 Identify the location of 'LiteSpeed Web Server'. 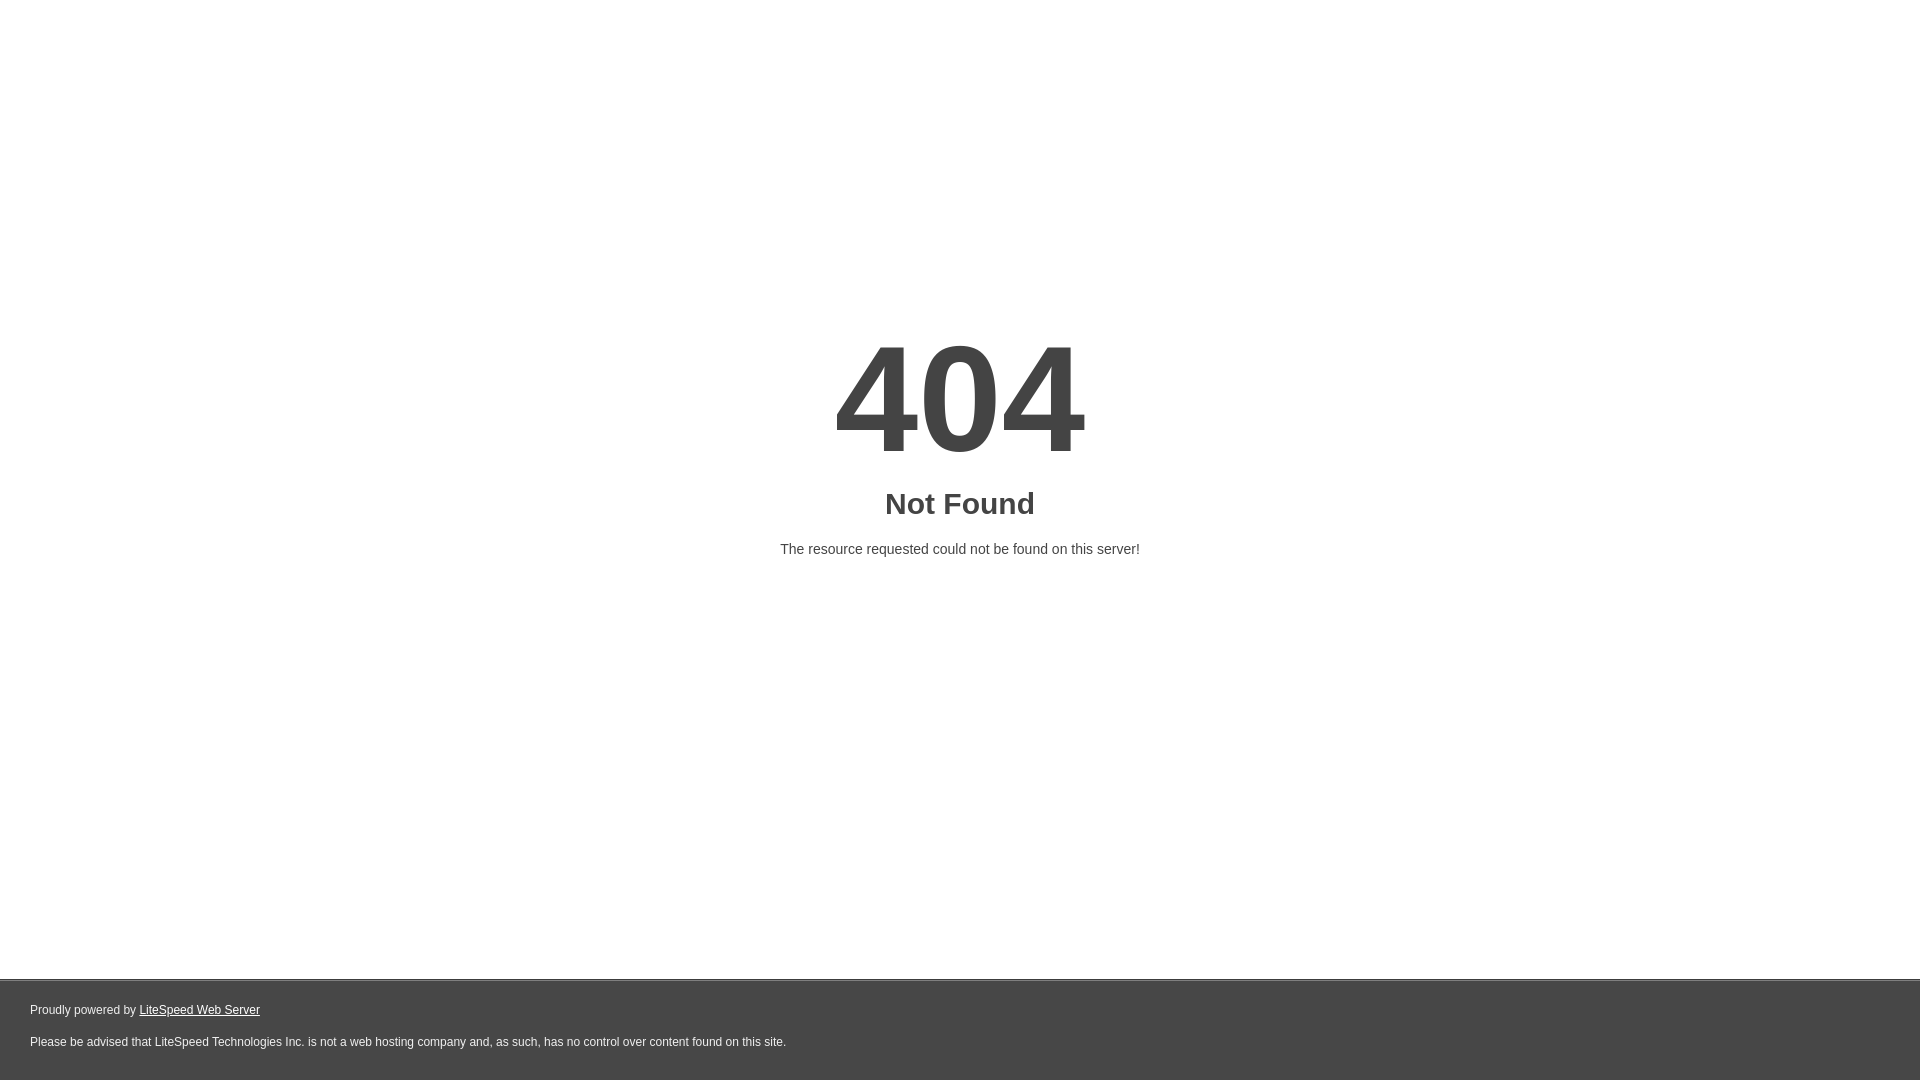
(199, 1010).